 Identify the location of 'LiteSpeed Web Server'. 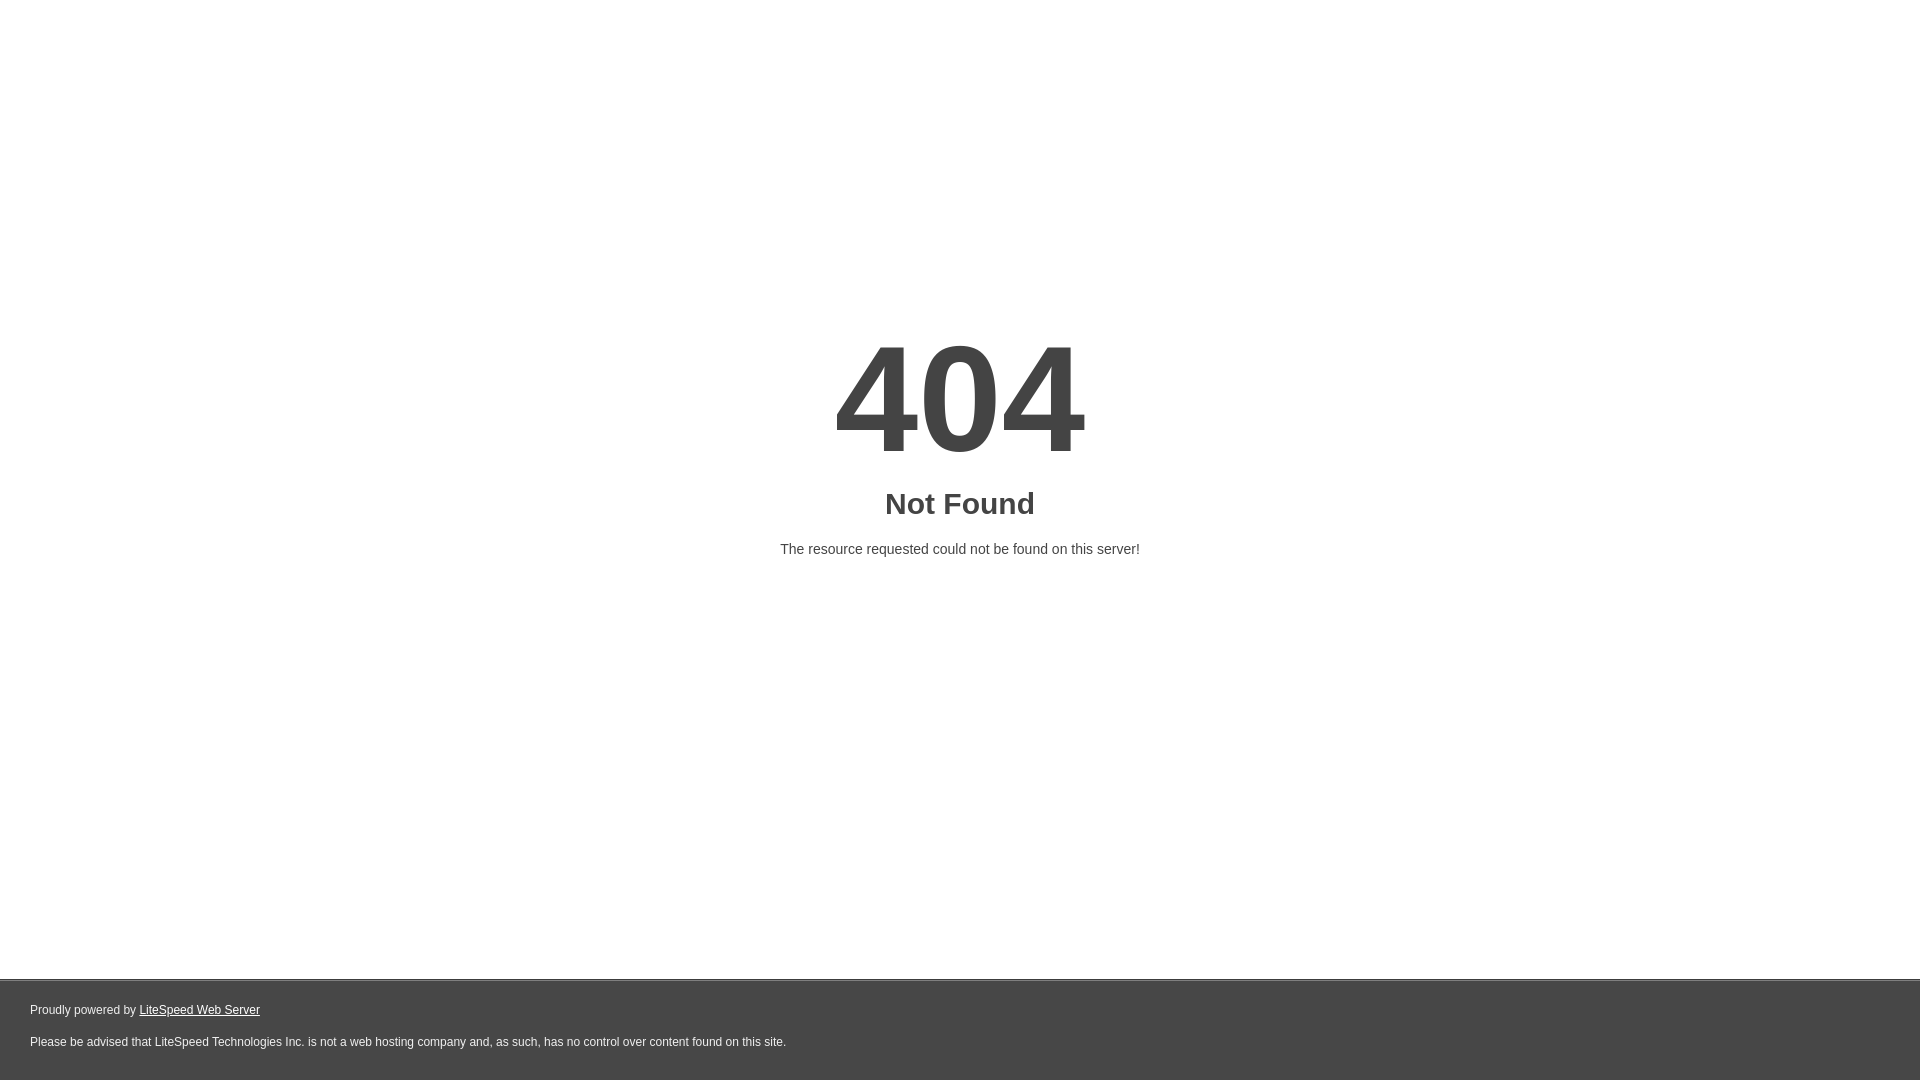
(199, 1010).